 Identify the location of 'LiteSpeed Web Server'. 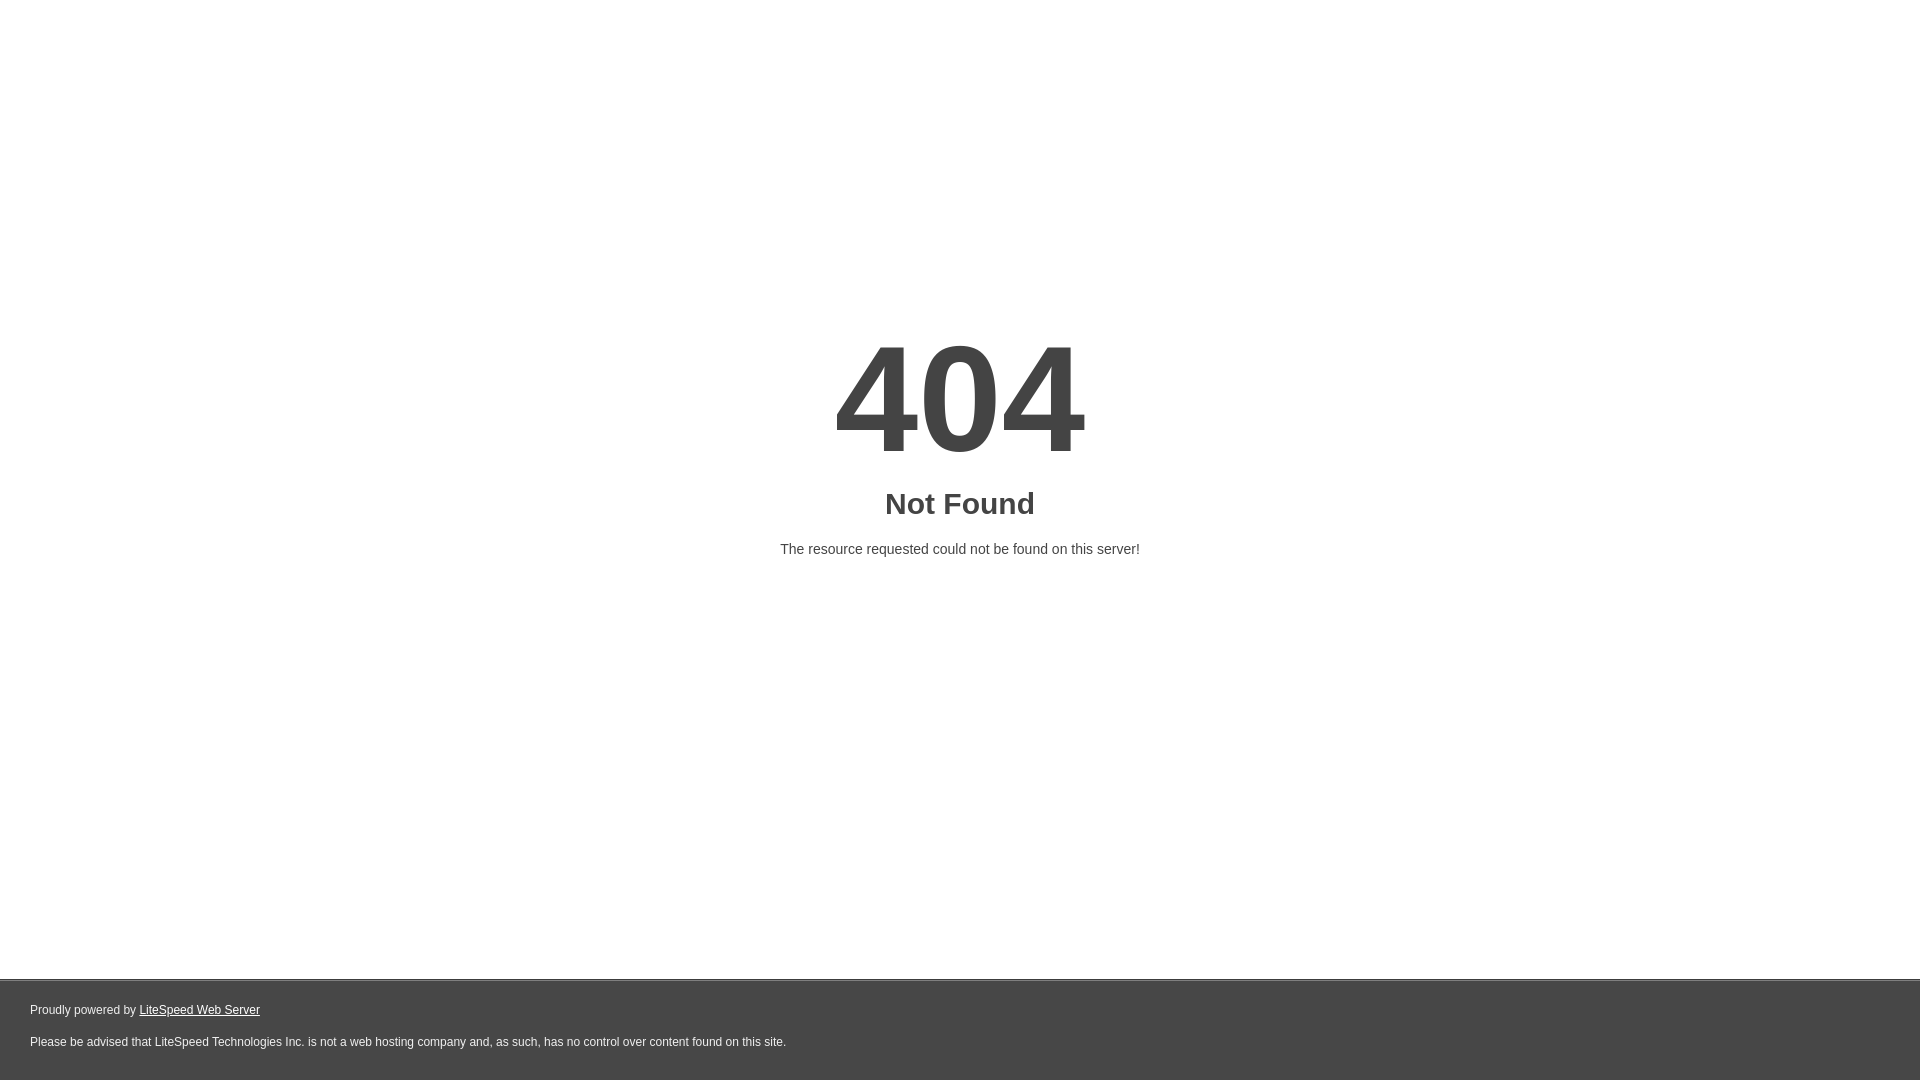
(199, 1010).